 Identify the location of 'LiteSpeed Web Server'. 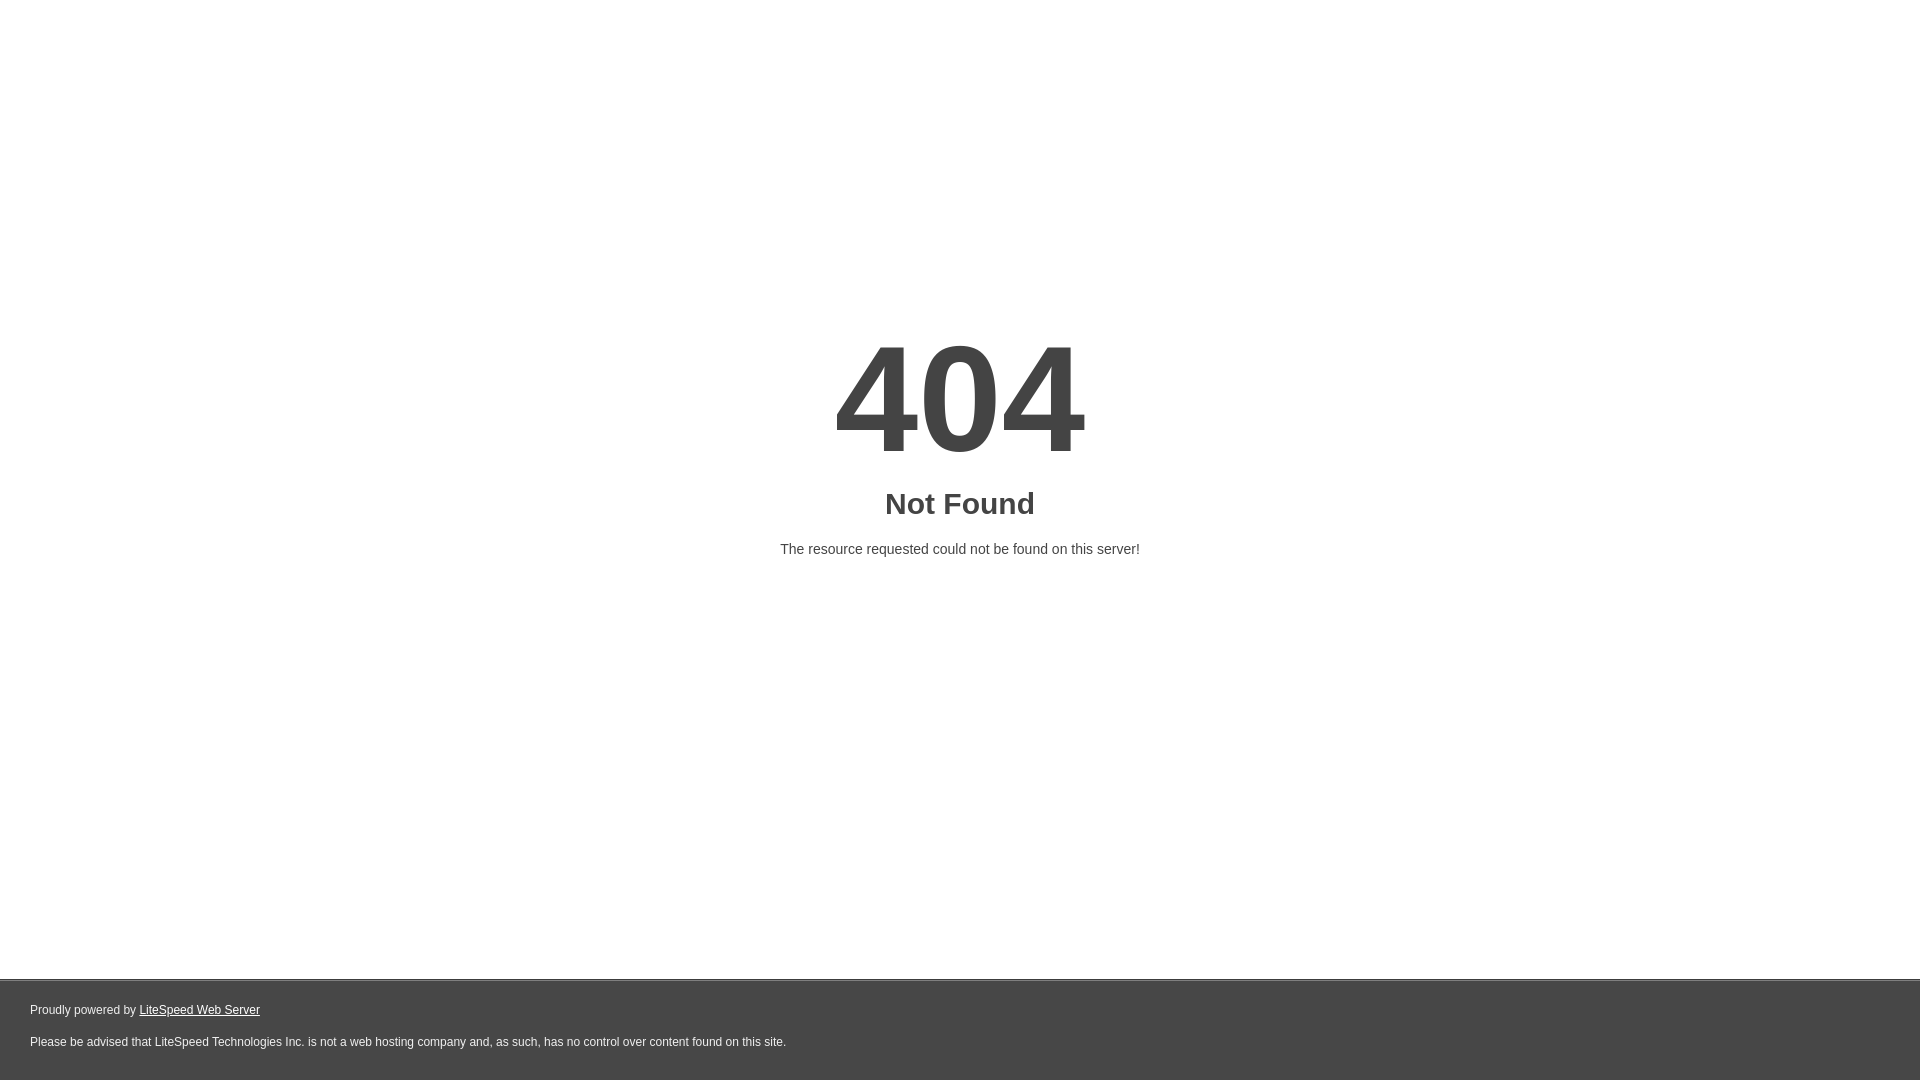
(199, 1010).